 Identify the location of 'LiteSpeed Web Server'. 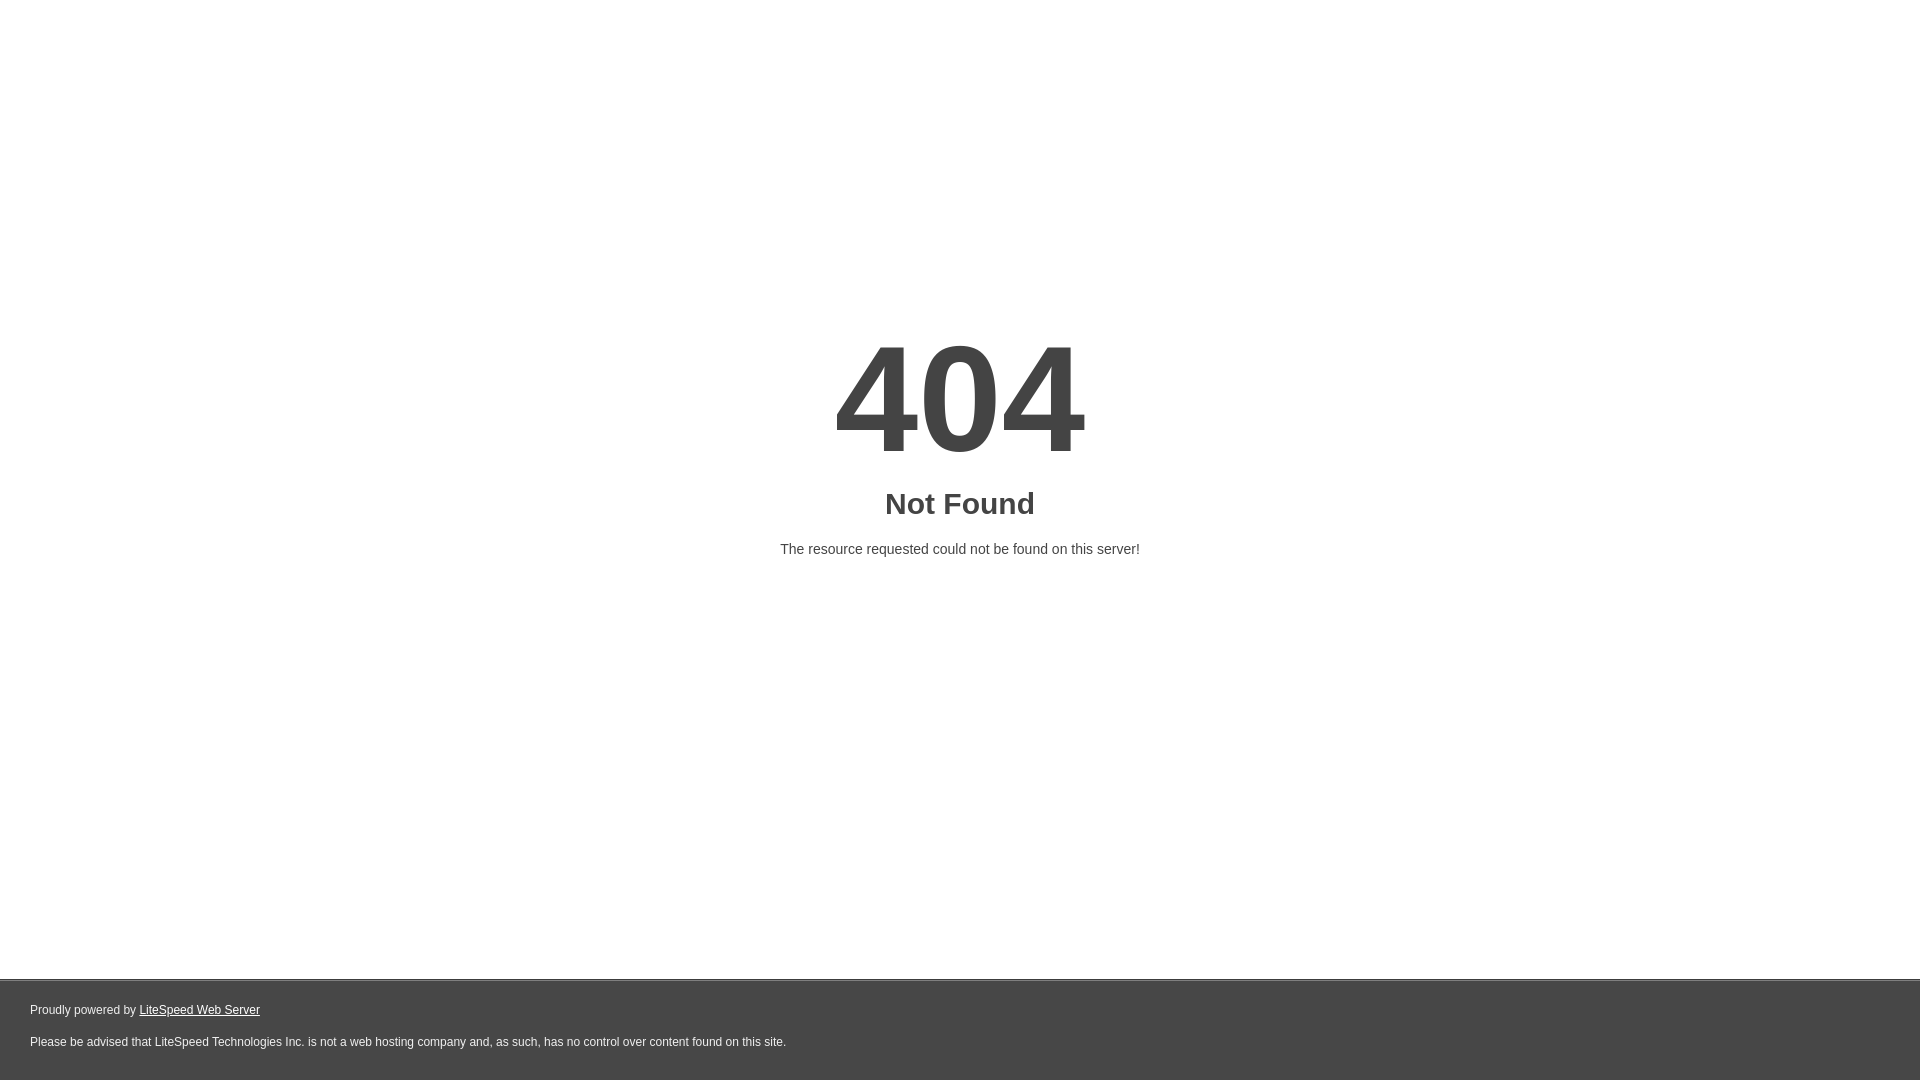
(199, 1010).